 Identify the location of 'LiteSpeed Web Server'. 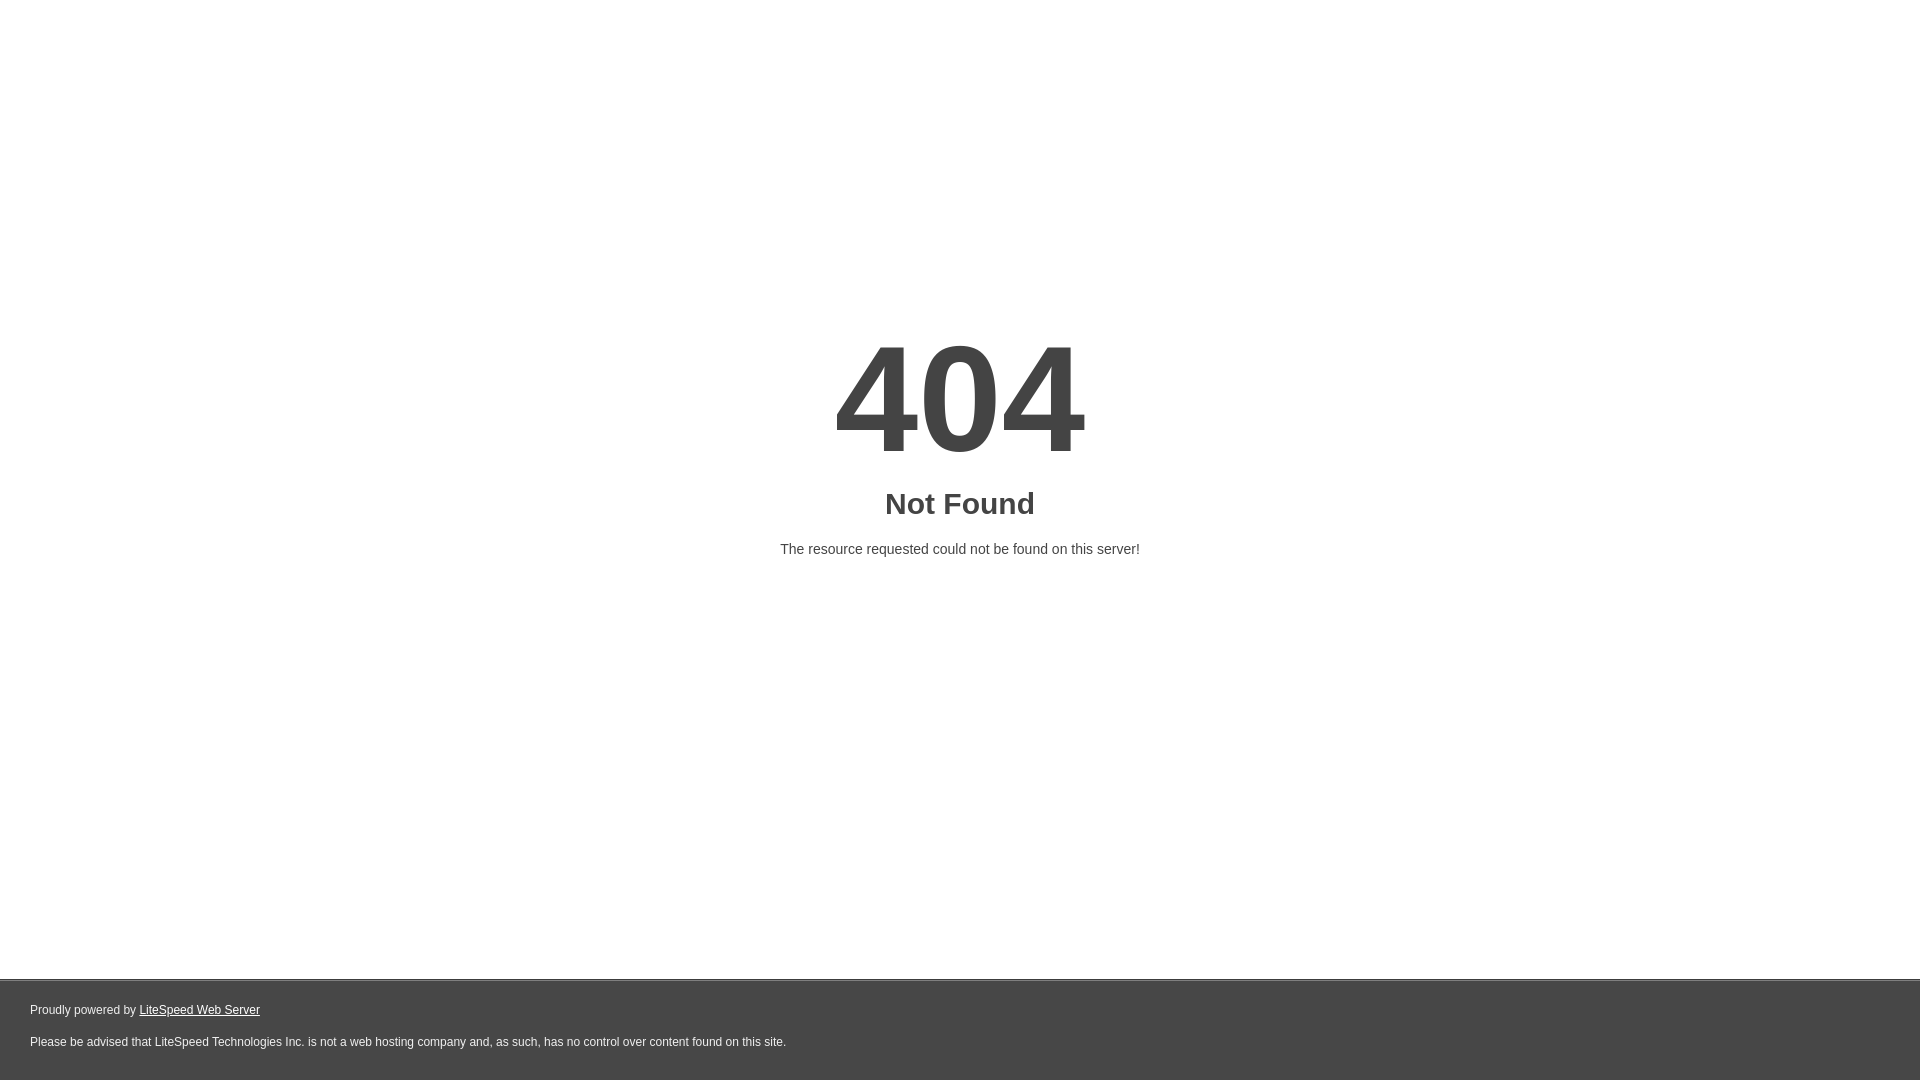
(199, 1010).